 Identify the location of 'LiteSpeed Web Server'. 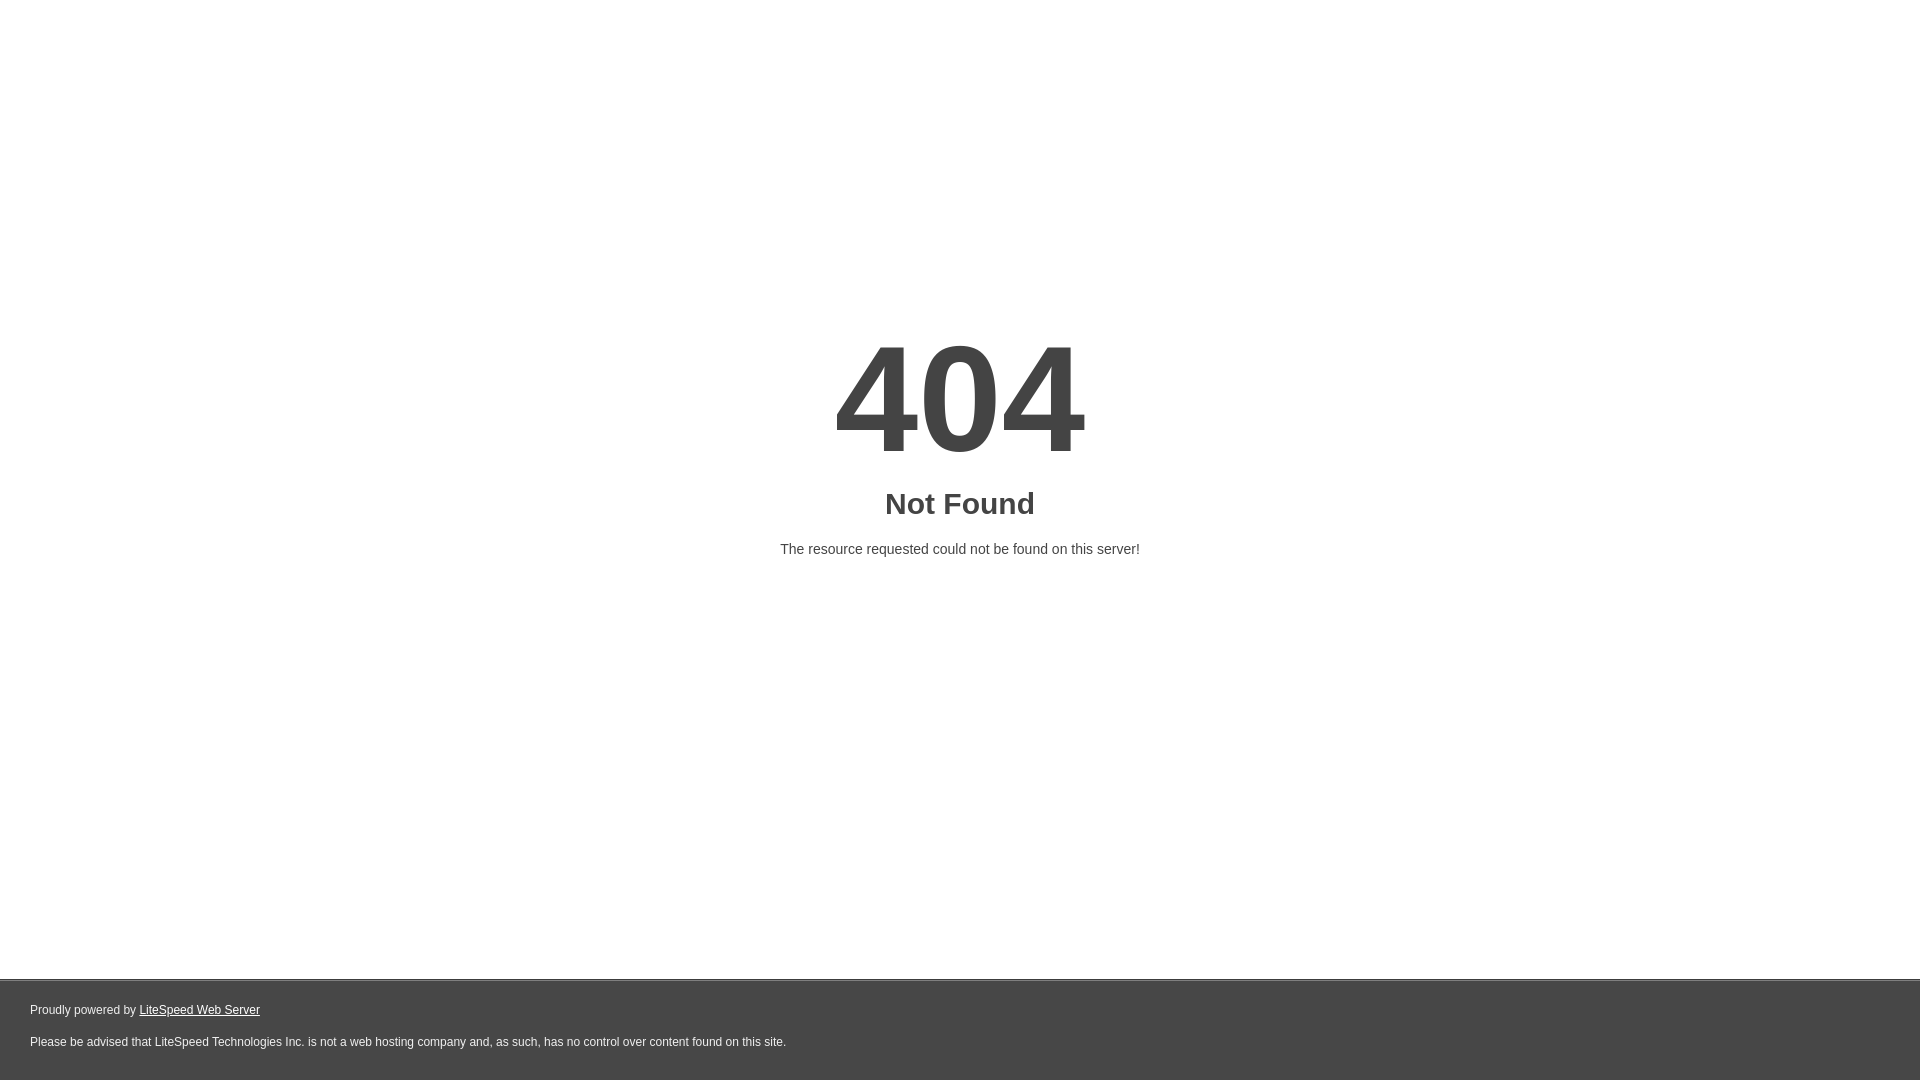
(199, 1010).